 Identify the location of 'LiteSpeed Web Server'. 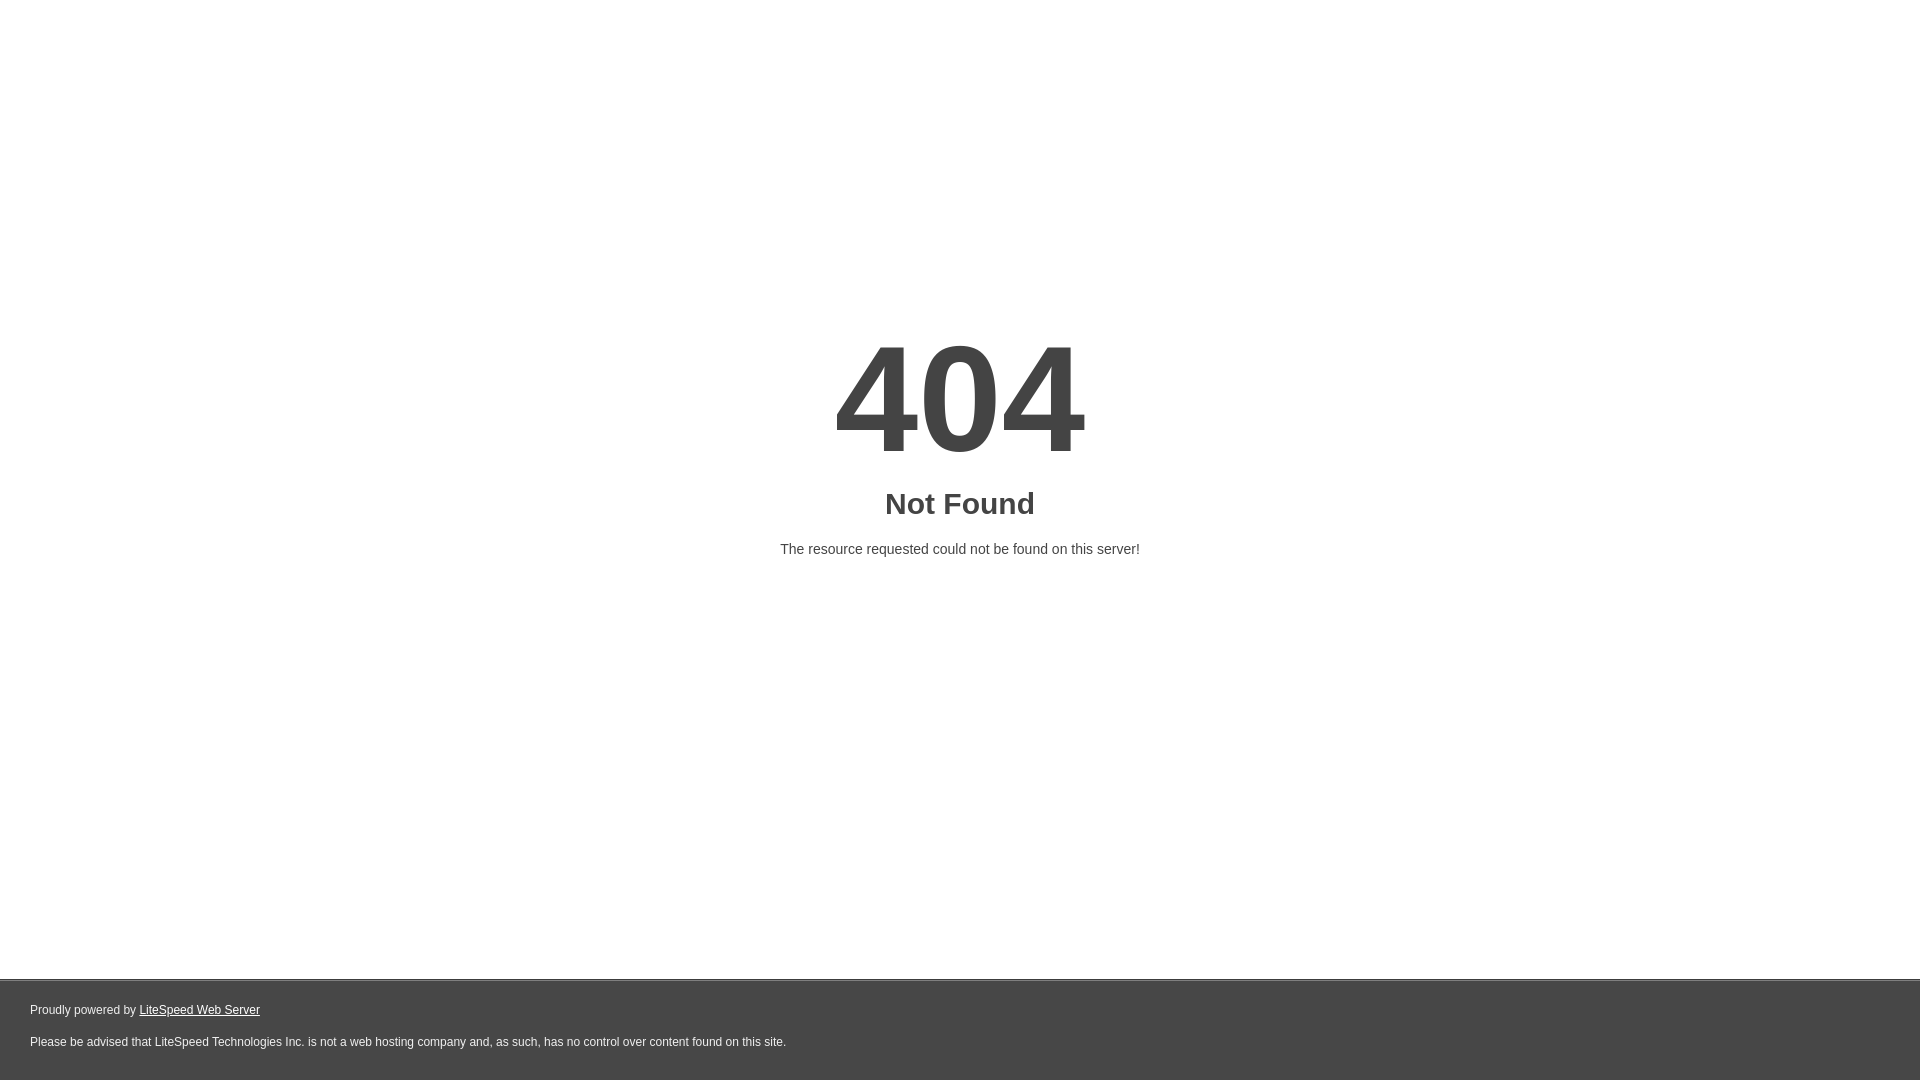
(199, 1010).